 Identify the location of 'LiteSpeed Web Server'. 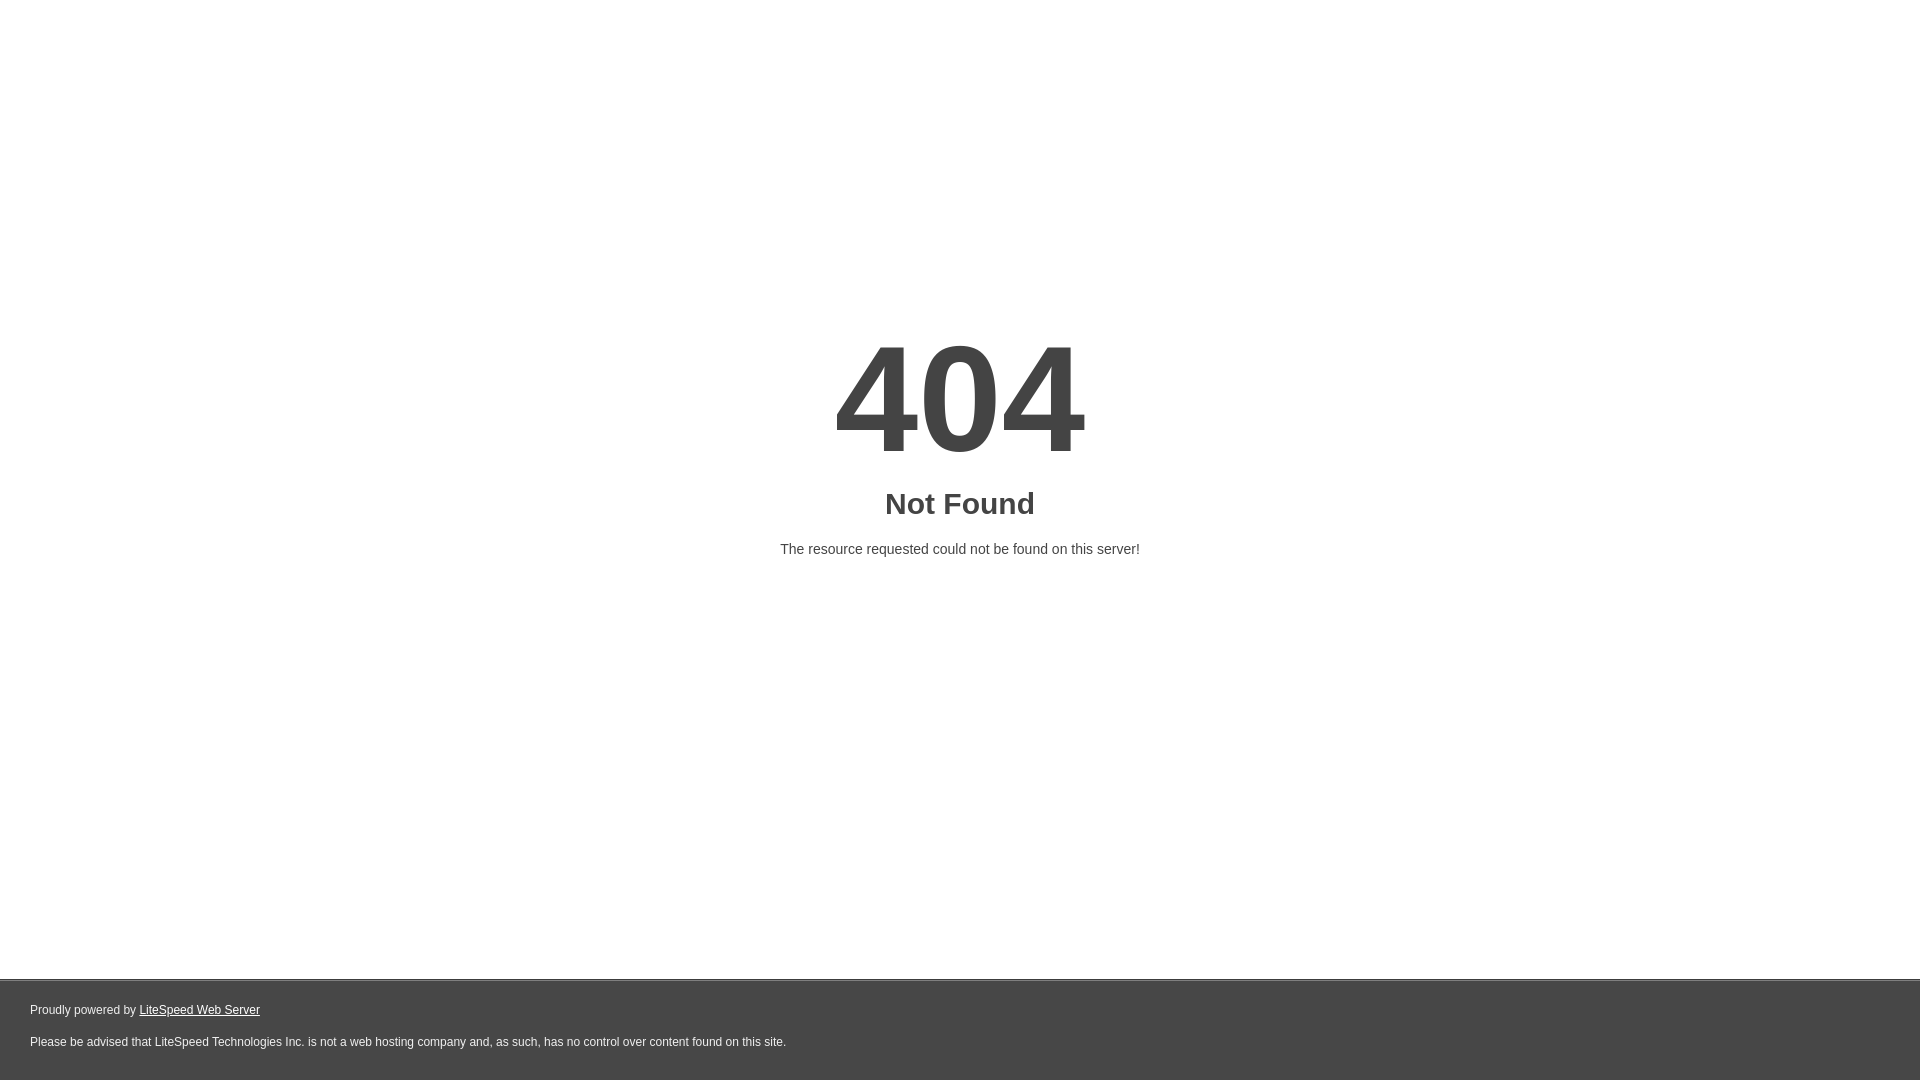
(199, 1010).